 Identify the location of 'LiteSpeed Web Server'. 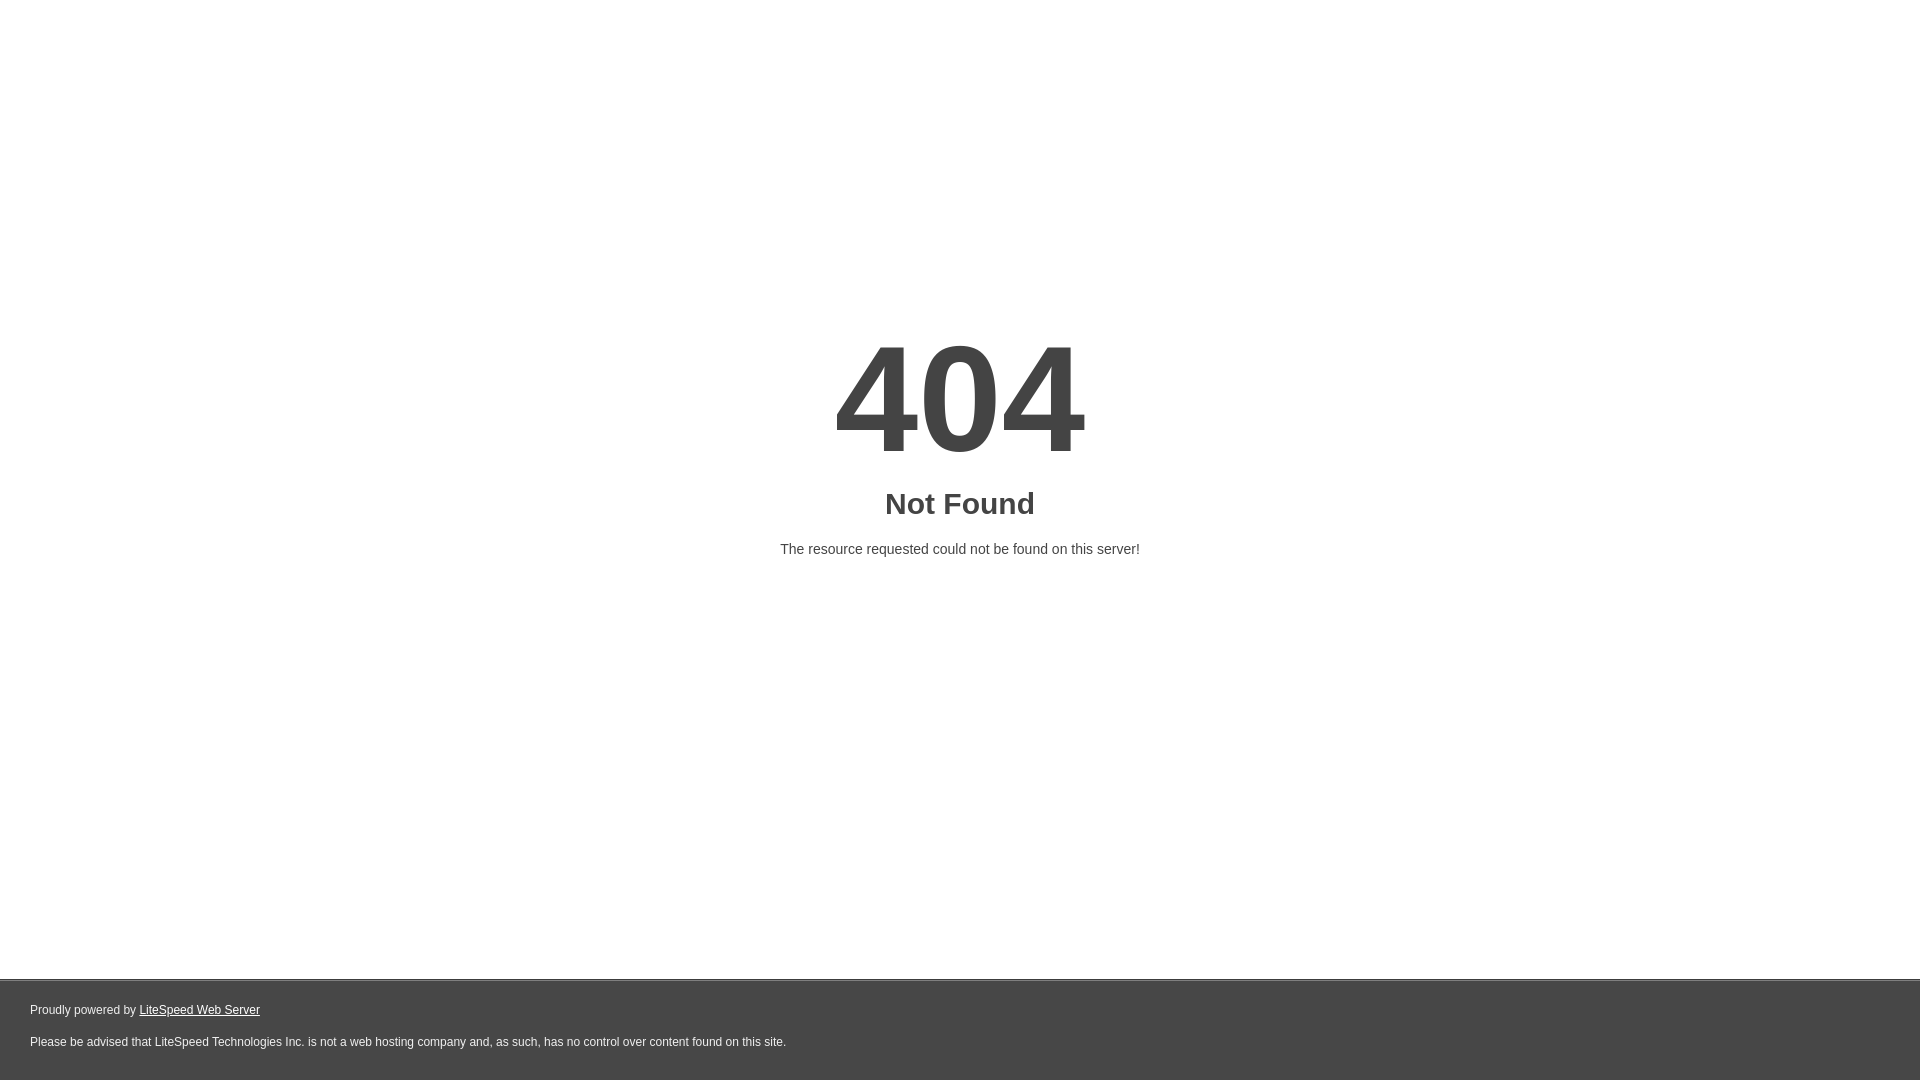
(199, 1010).